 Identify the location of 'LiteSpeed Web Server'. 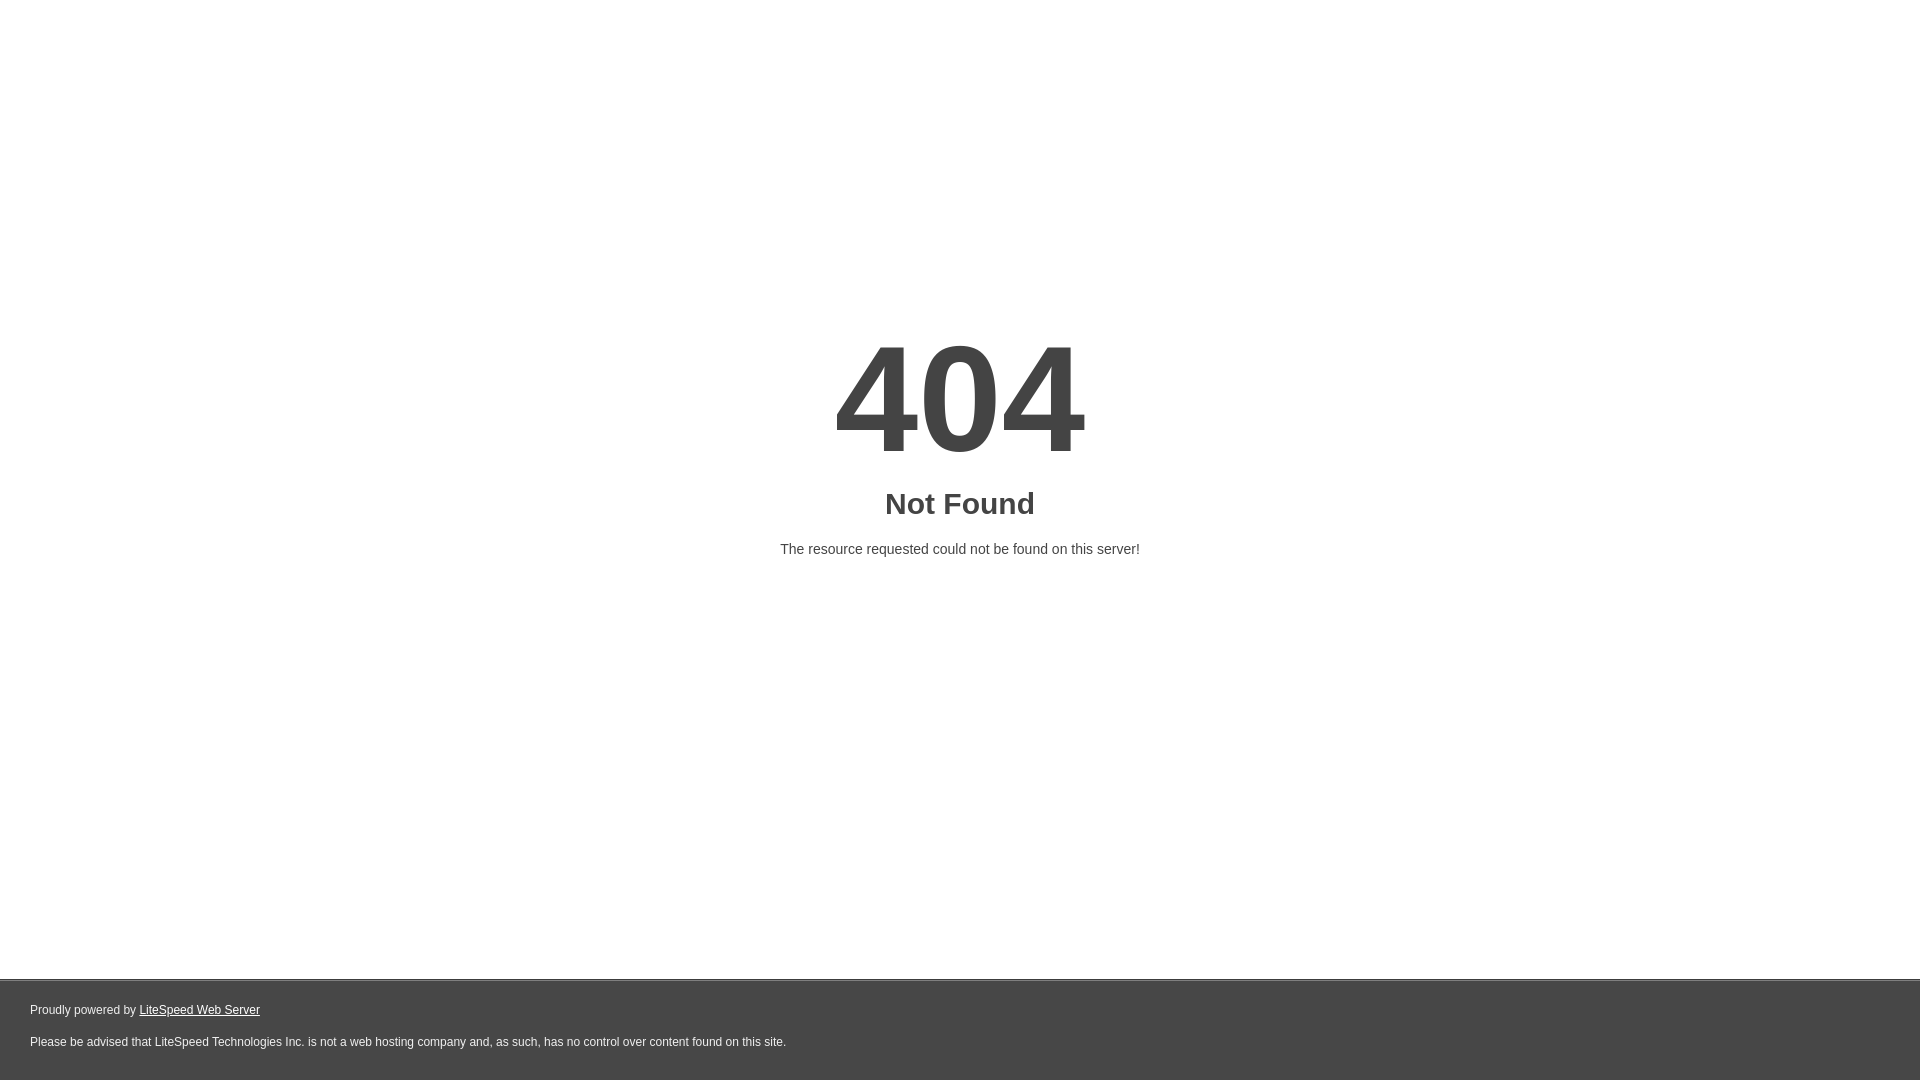
(199, 1010).